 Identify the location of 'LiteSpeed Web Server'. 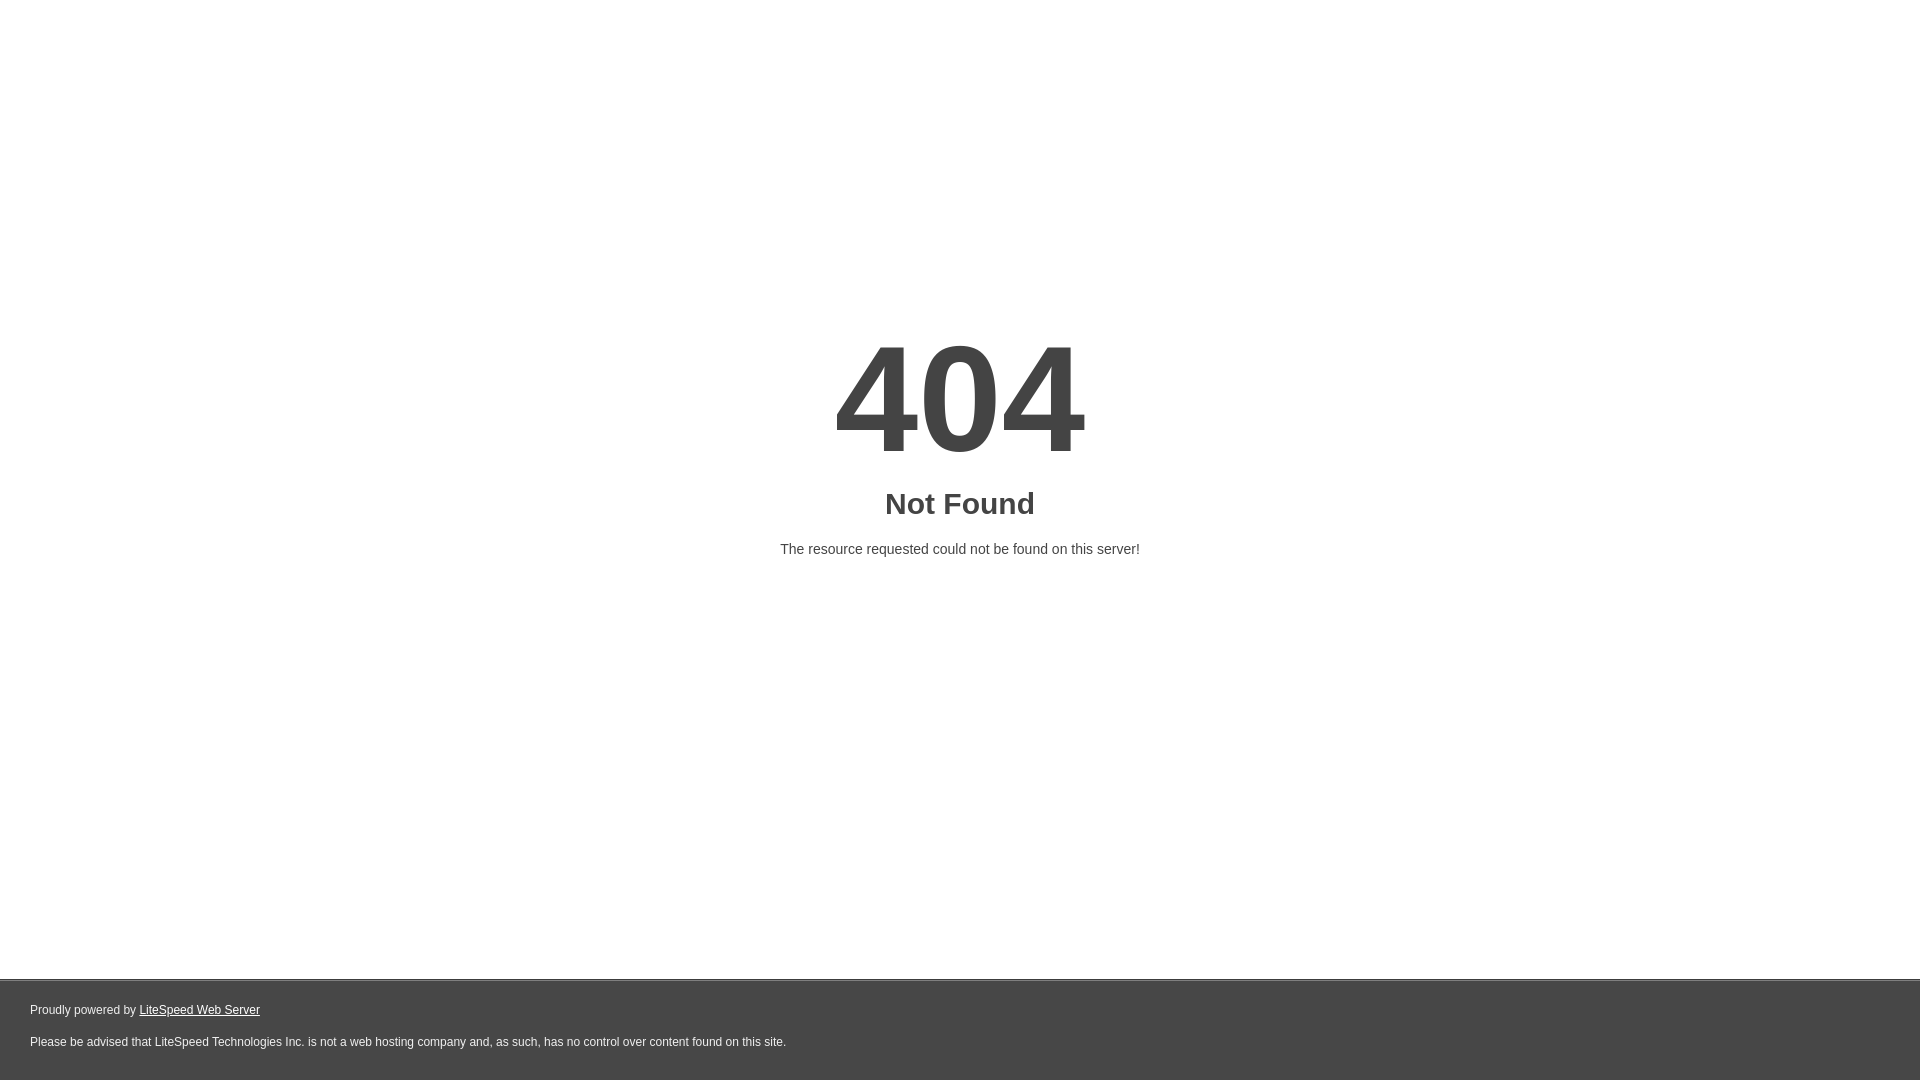
(199, 1010).